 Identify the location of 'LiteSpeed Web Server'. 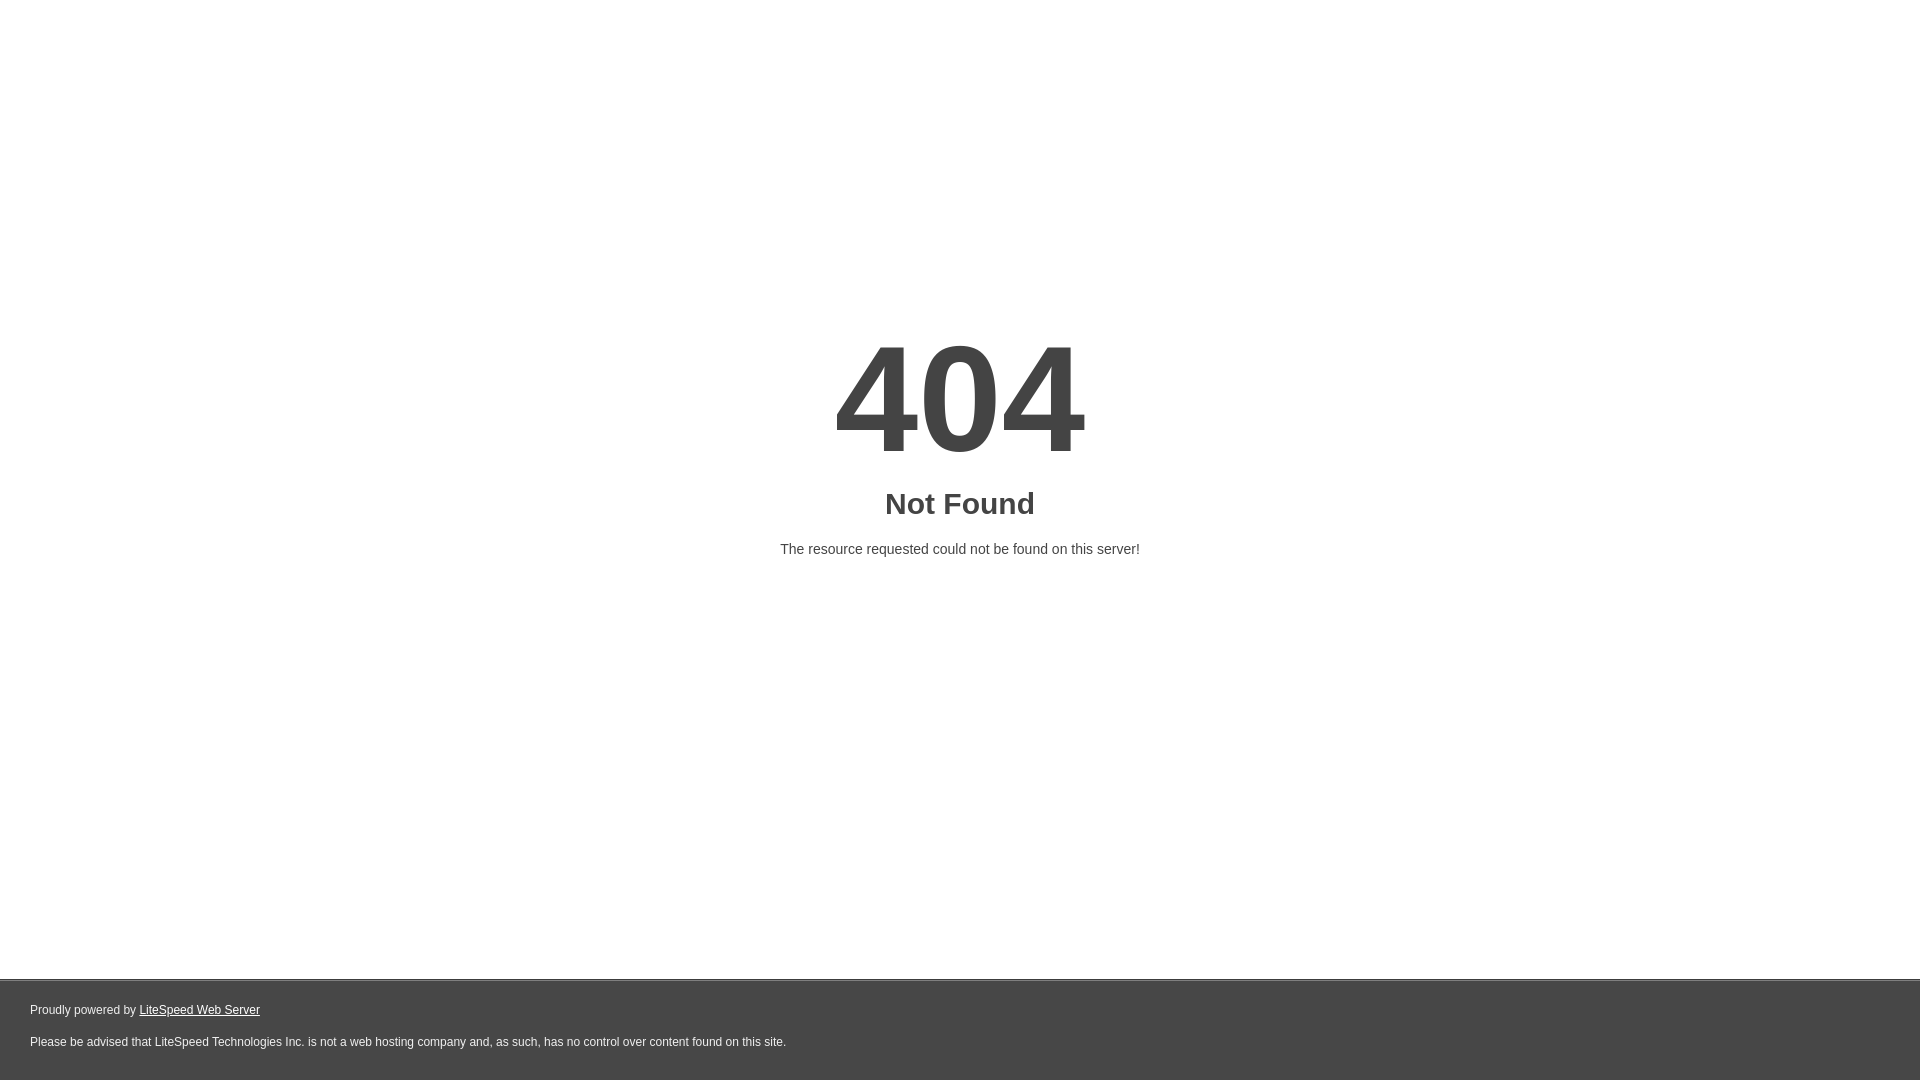
(199, 1010).